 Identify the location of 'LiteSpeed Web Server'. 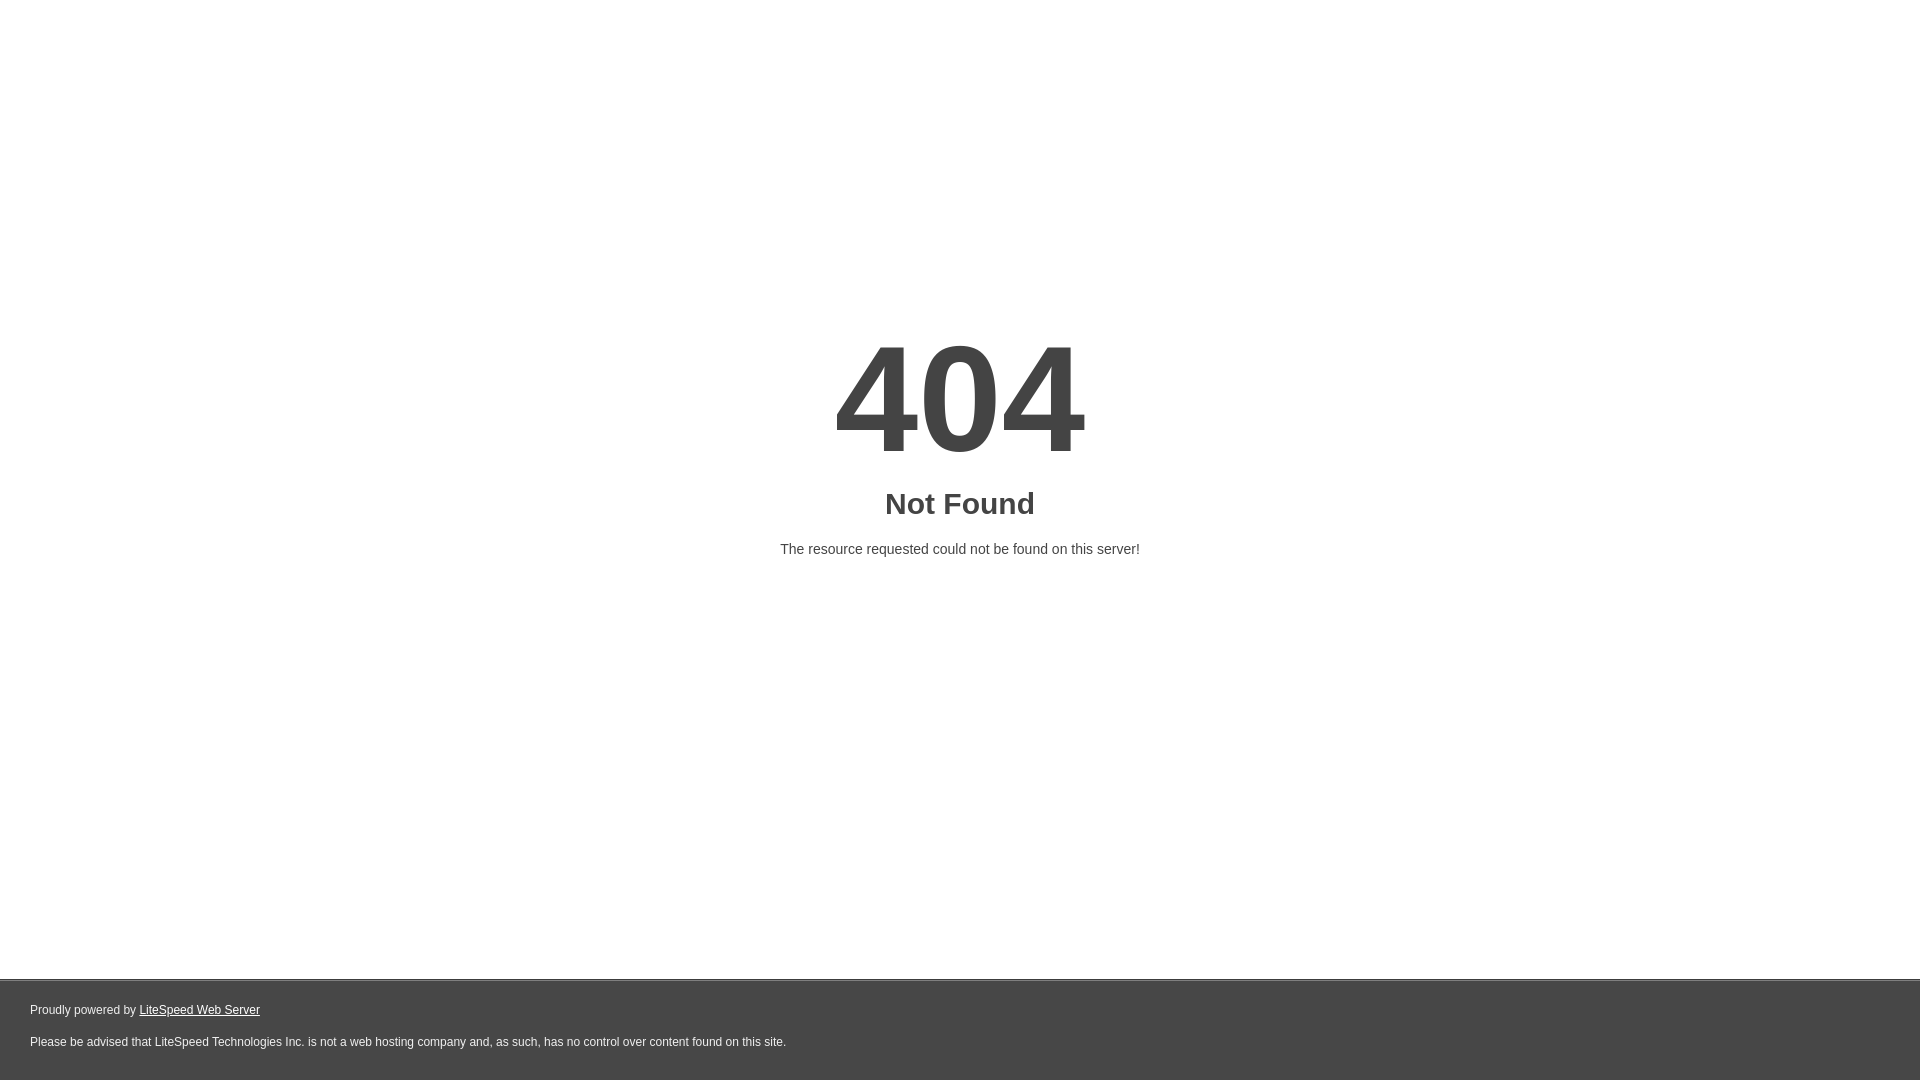
(199, 1010).